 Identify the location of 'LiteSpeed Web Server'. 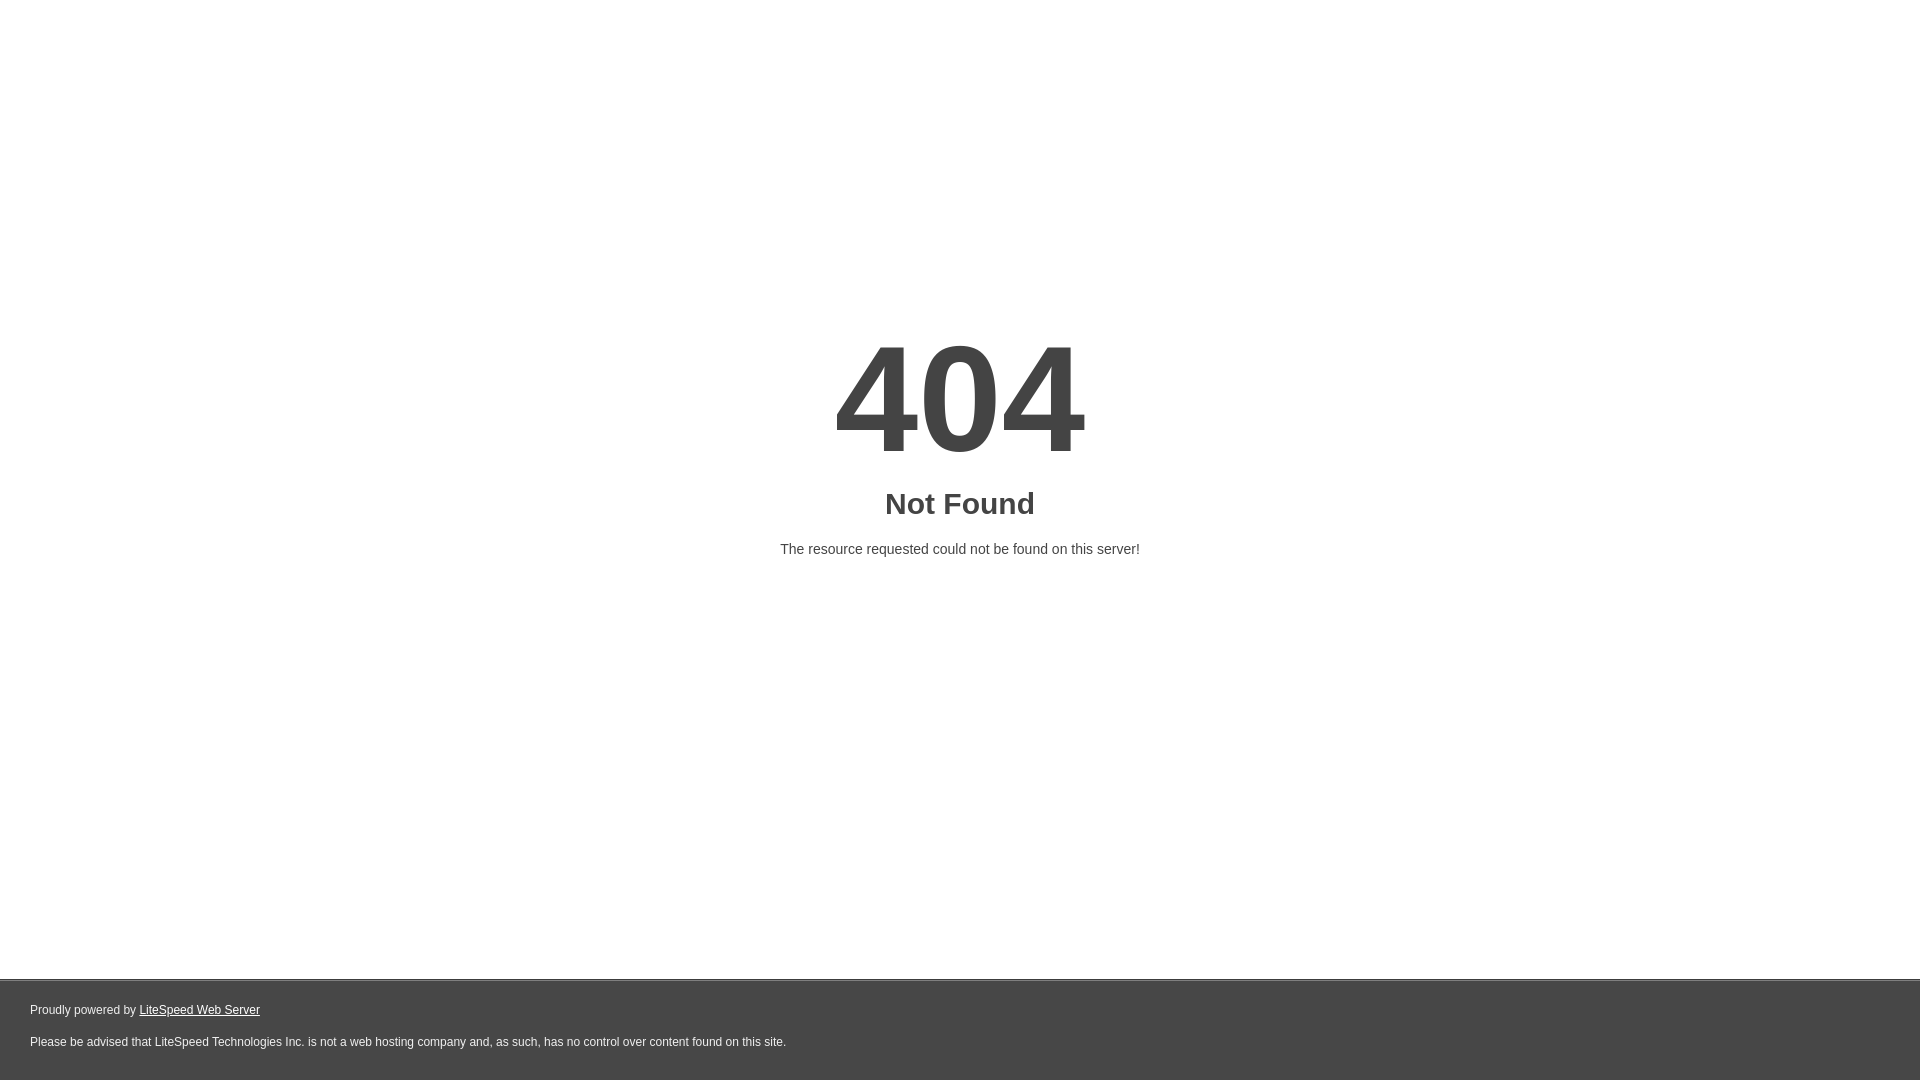
(199, 1010).